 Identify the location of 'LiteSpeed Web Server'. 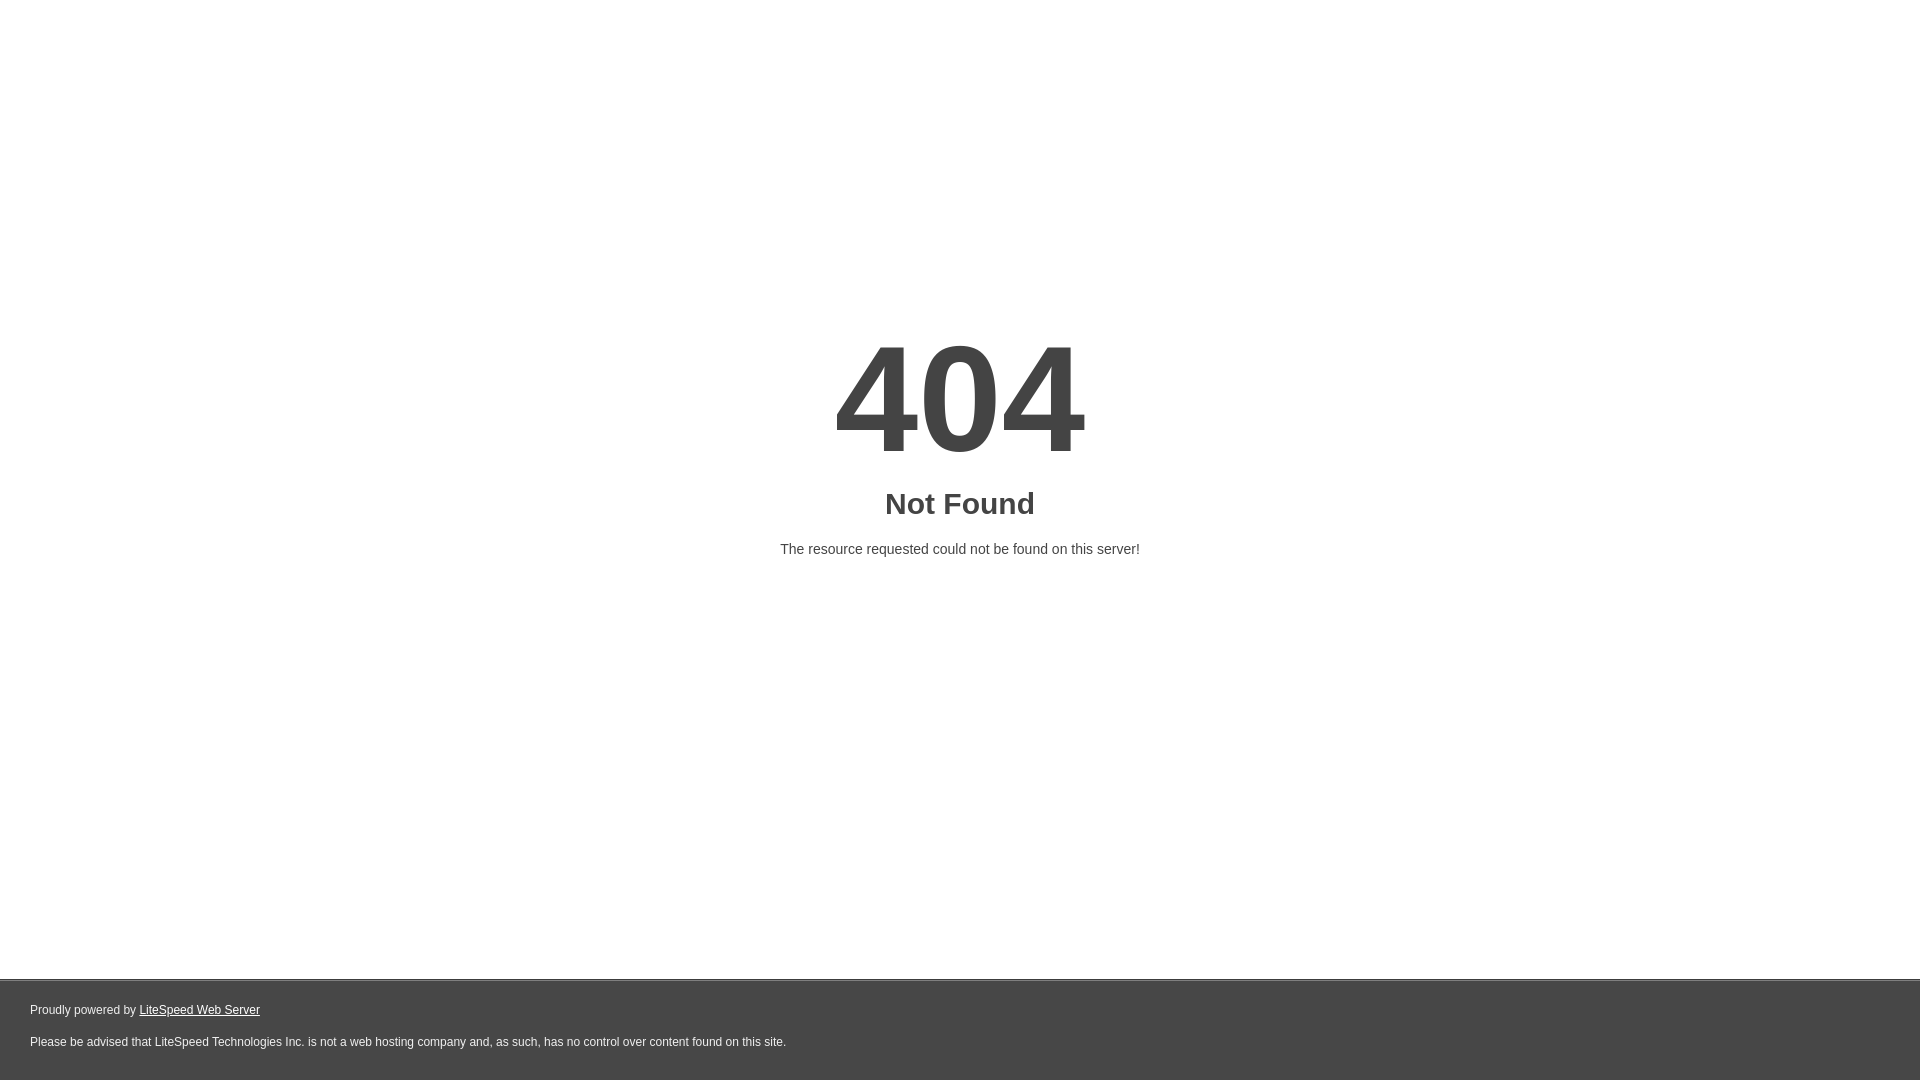
(199, 1010).